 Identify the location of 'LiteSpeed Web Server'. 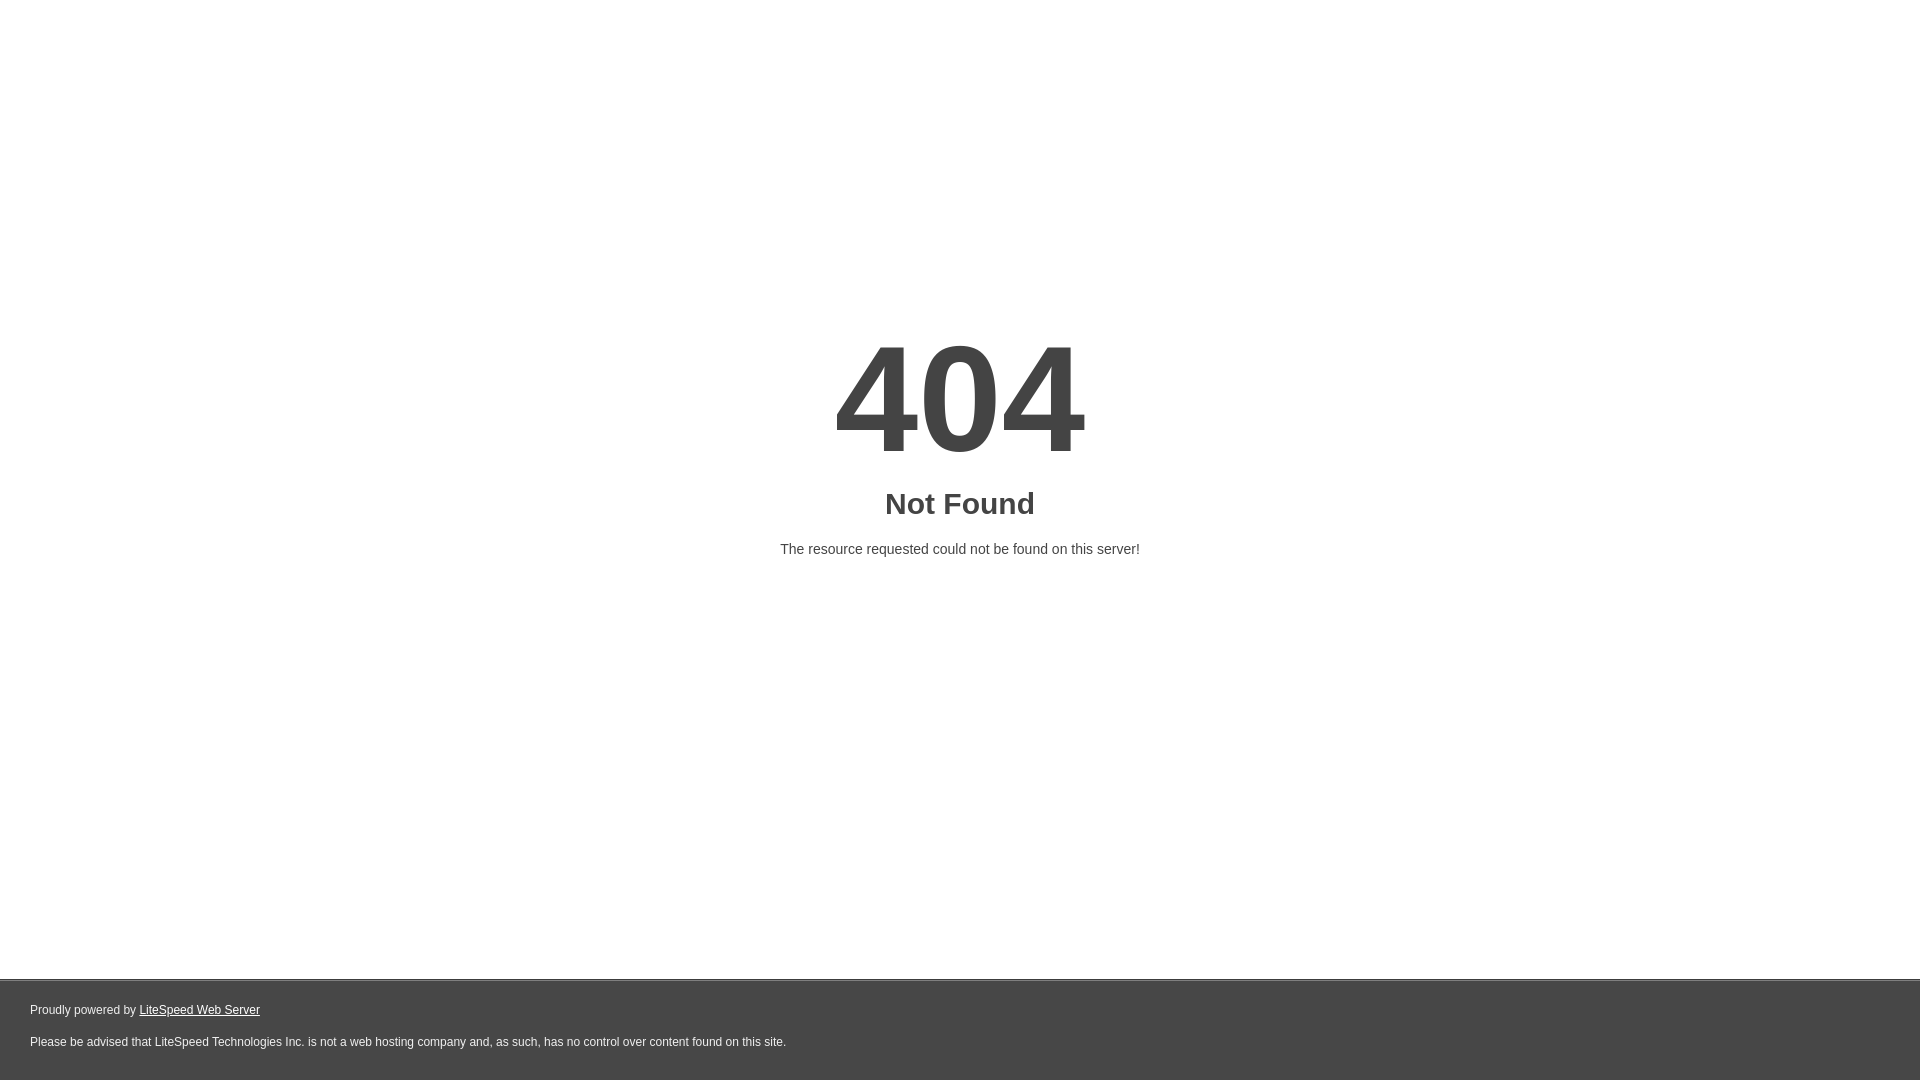
(199, 1010).